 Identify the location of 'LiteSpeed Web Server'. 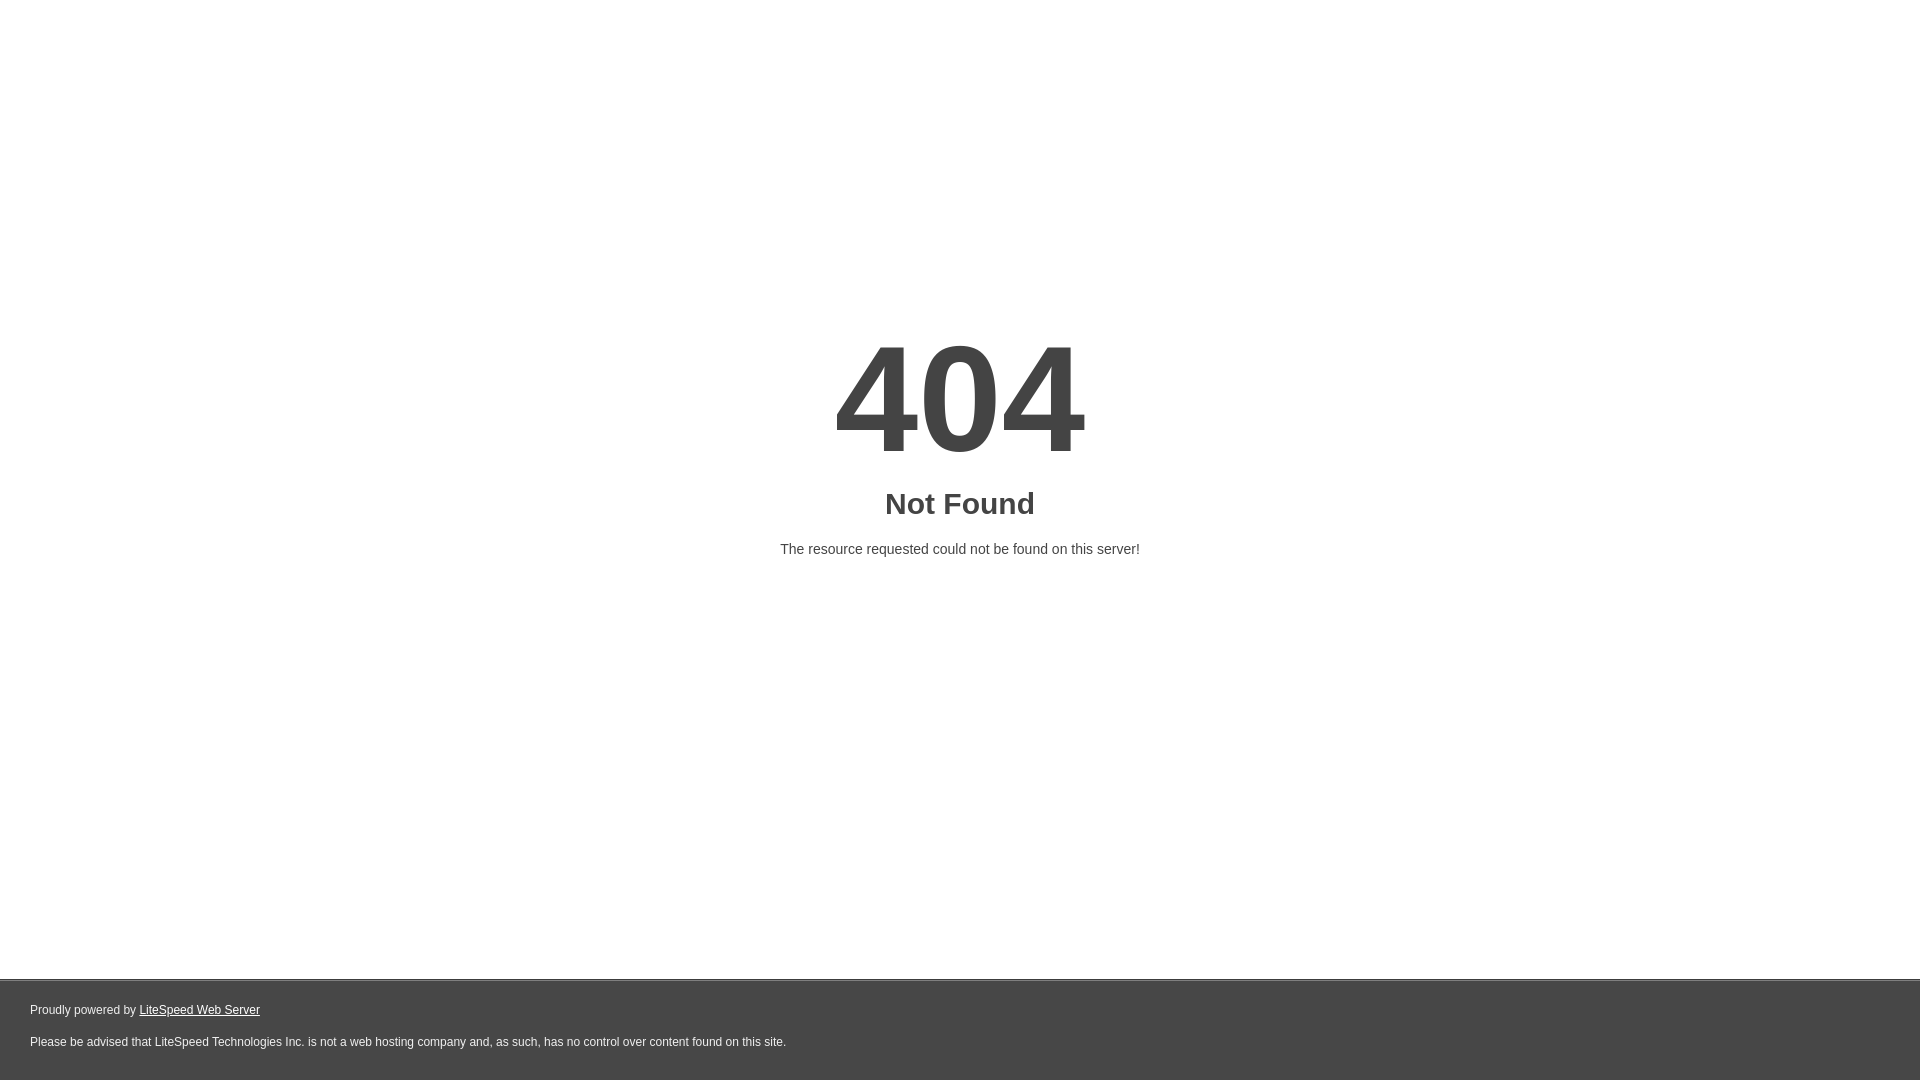
(199, 1010).